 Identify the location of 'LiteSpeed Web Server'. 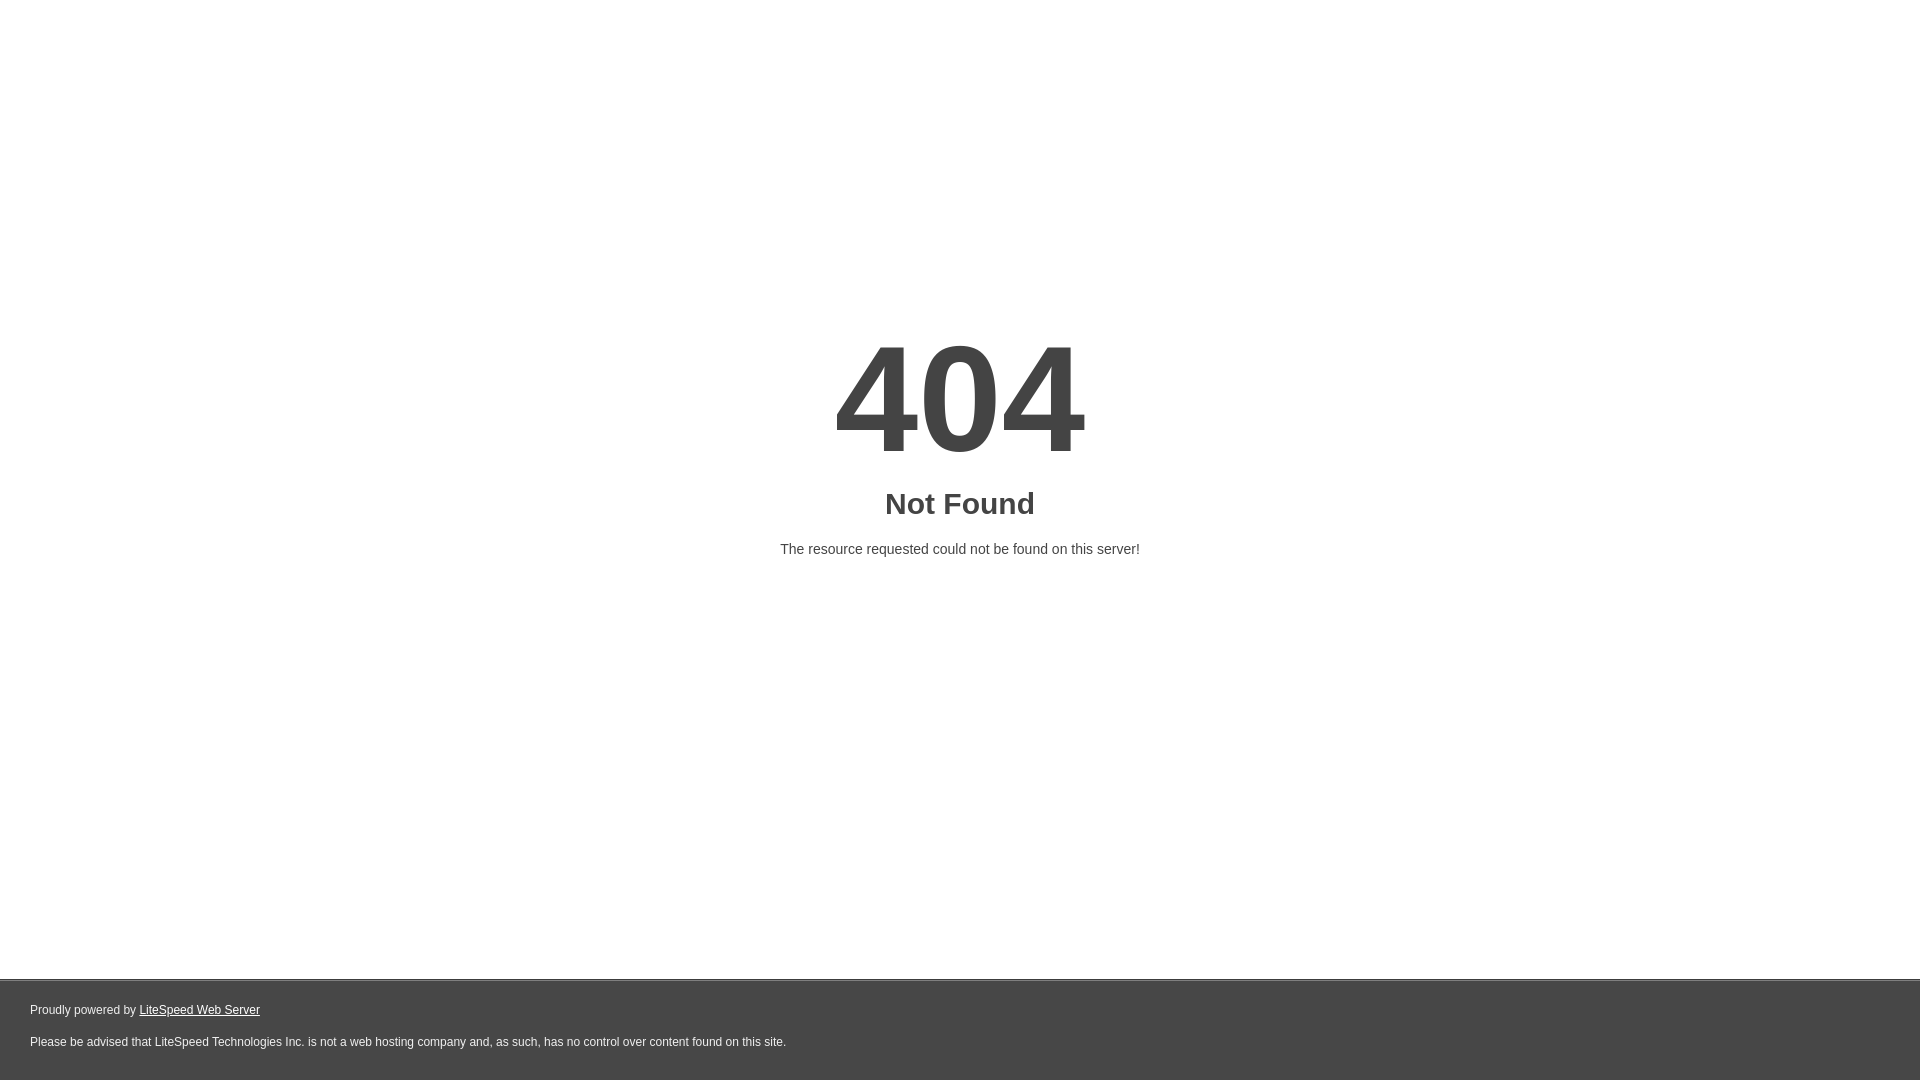
(199, 1010).